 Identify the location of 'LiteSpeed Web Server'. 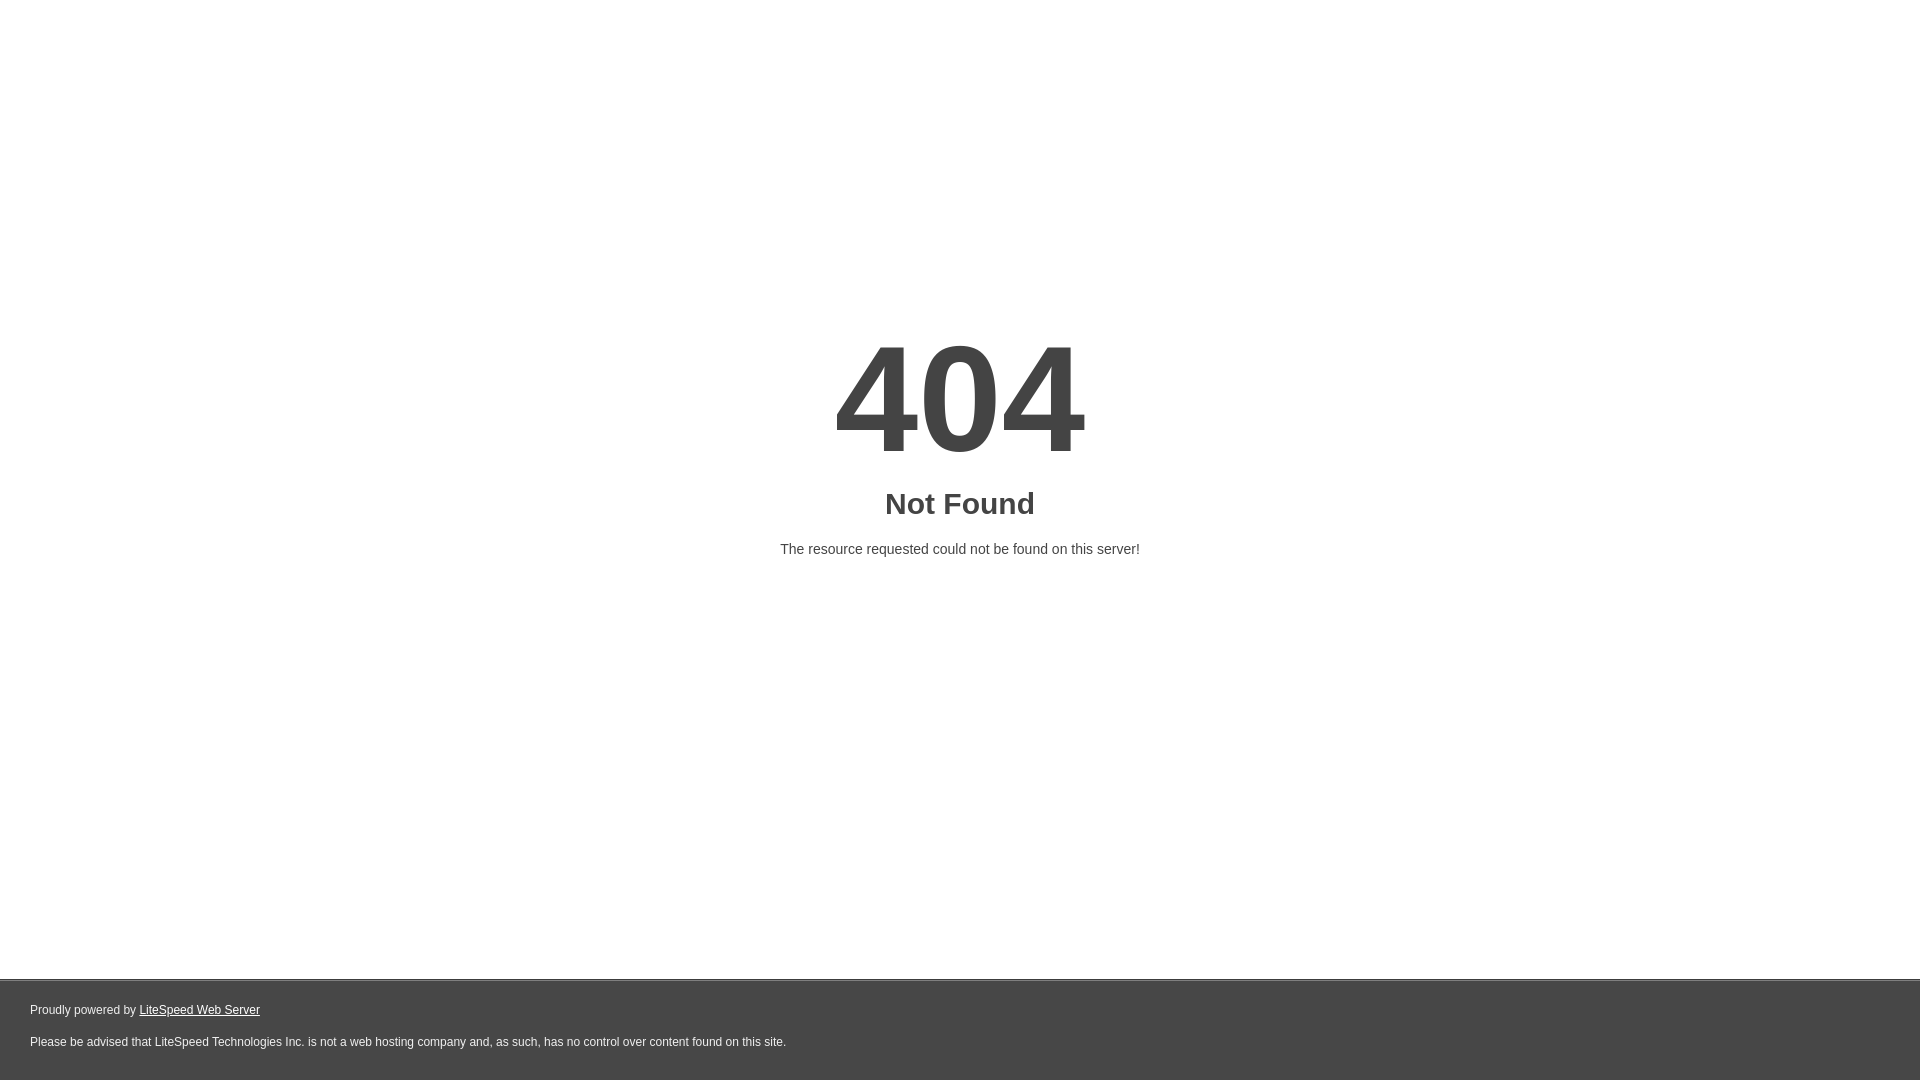
(199, 1010).